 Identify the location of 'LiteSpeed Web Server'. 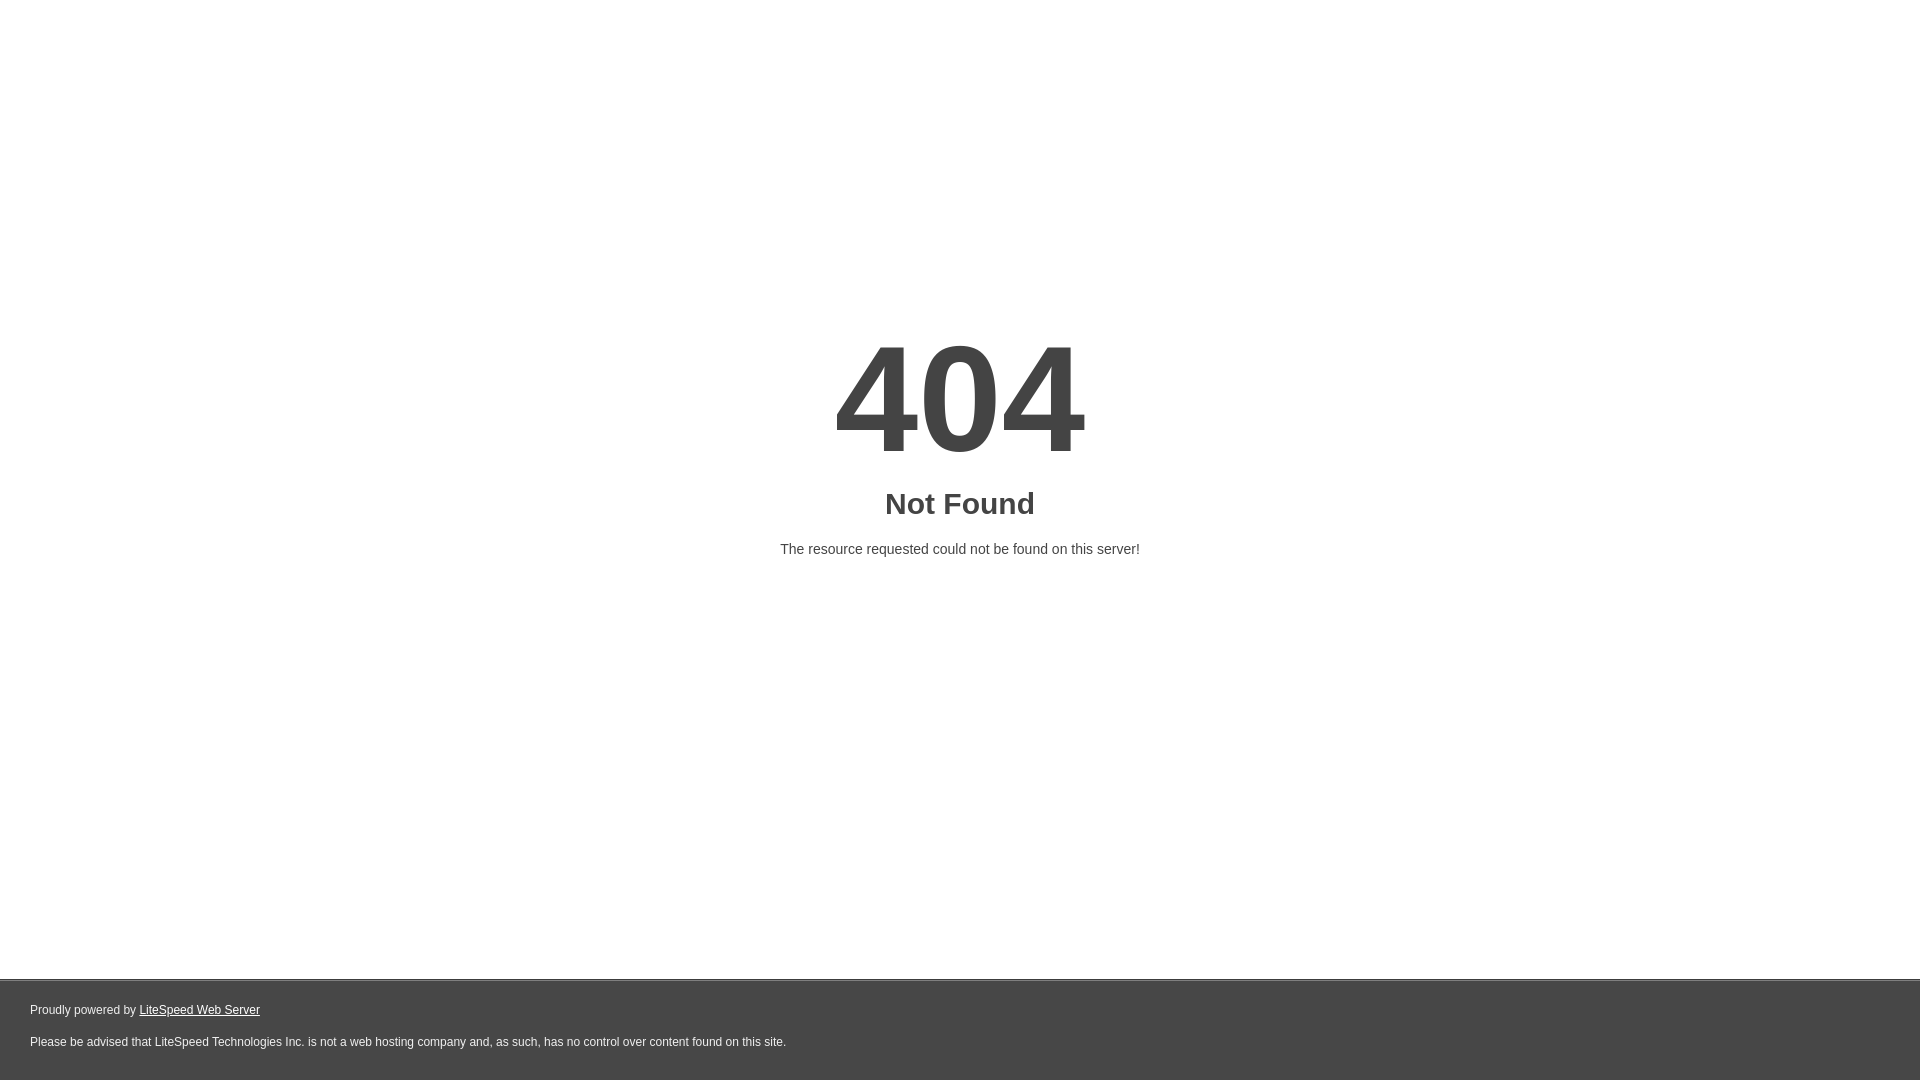
(199, 1010).